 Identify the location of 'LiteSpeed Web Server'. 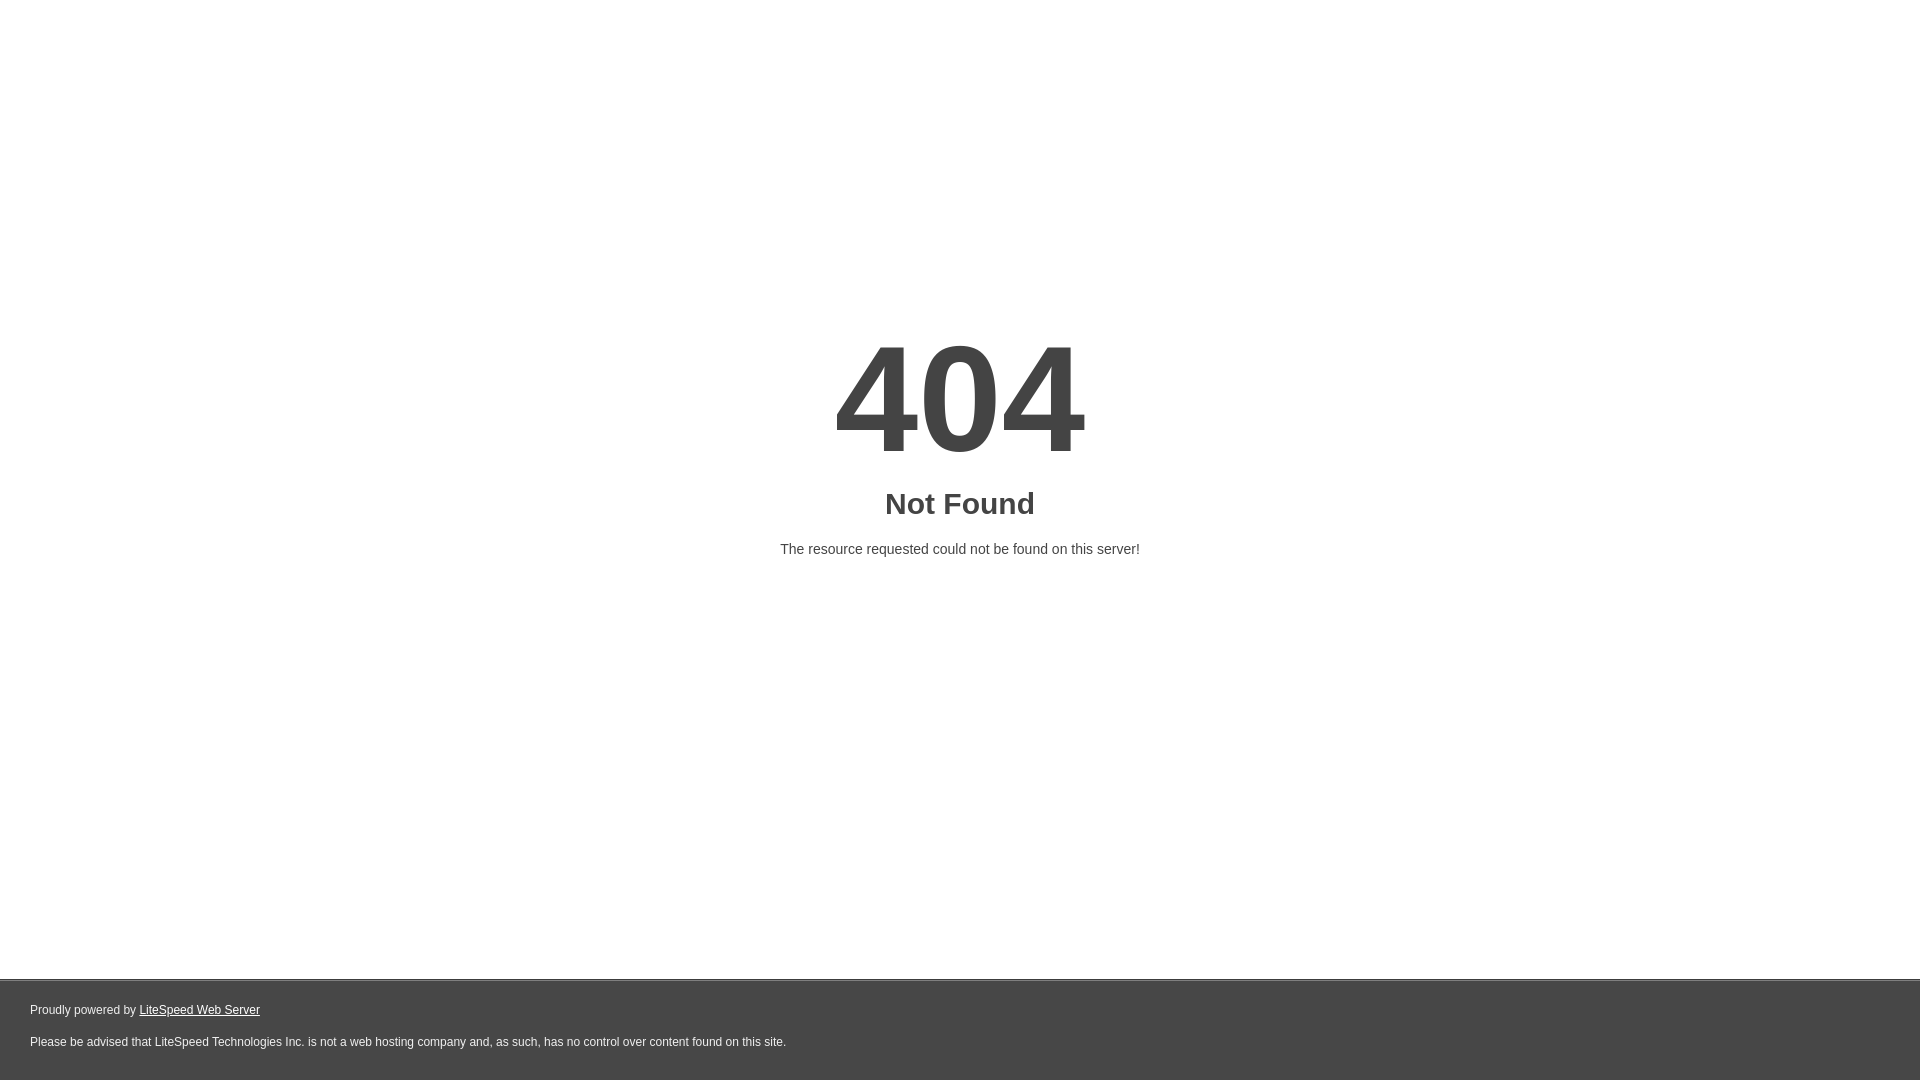
(199, 1010).